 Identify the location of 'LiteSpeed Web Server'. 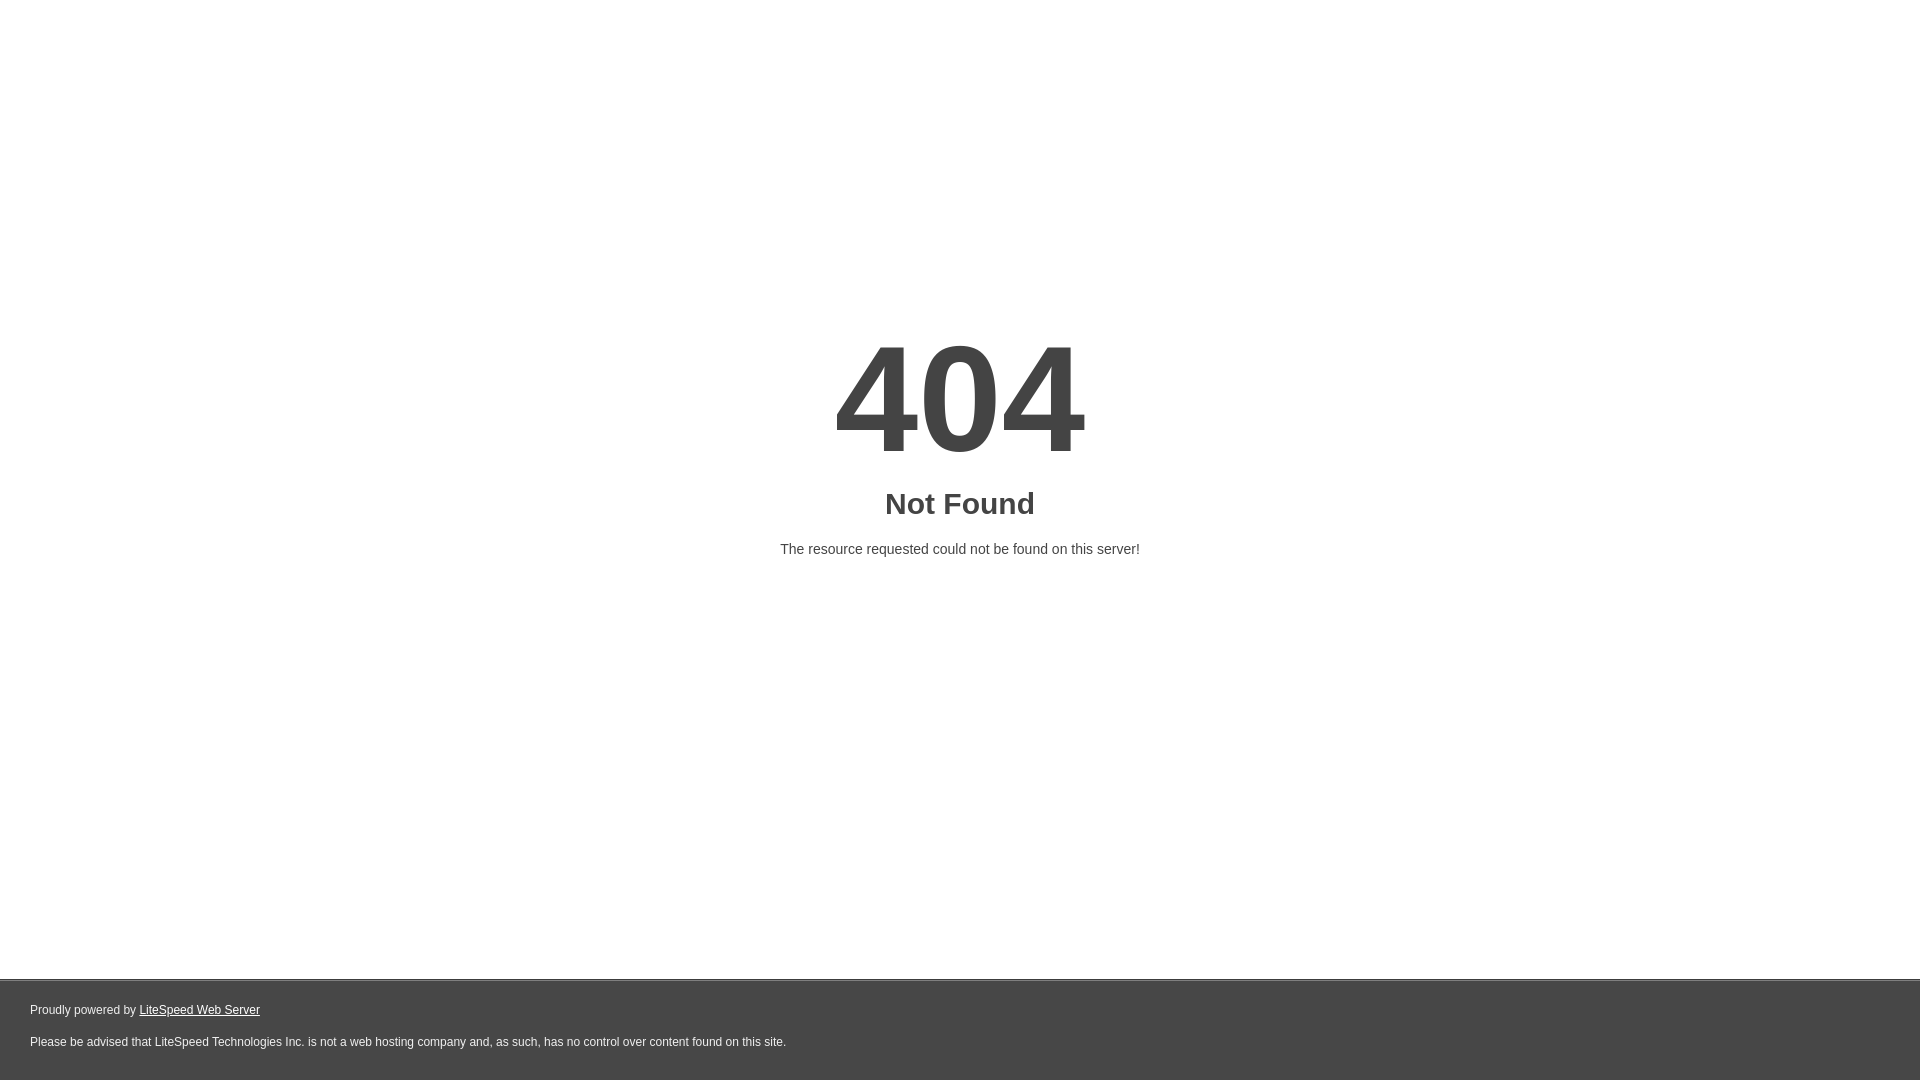
(199, 1010).